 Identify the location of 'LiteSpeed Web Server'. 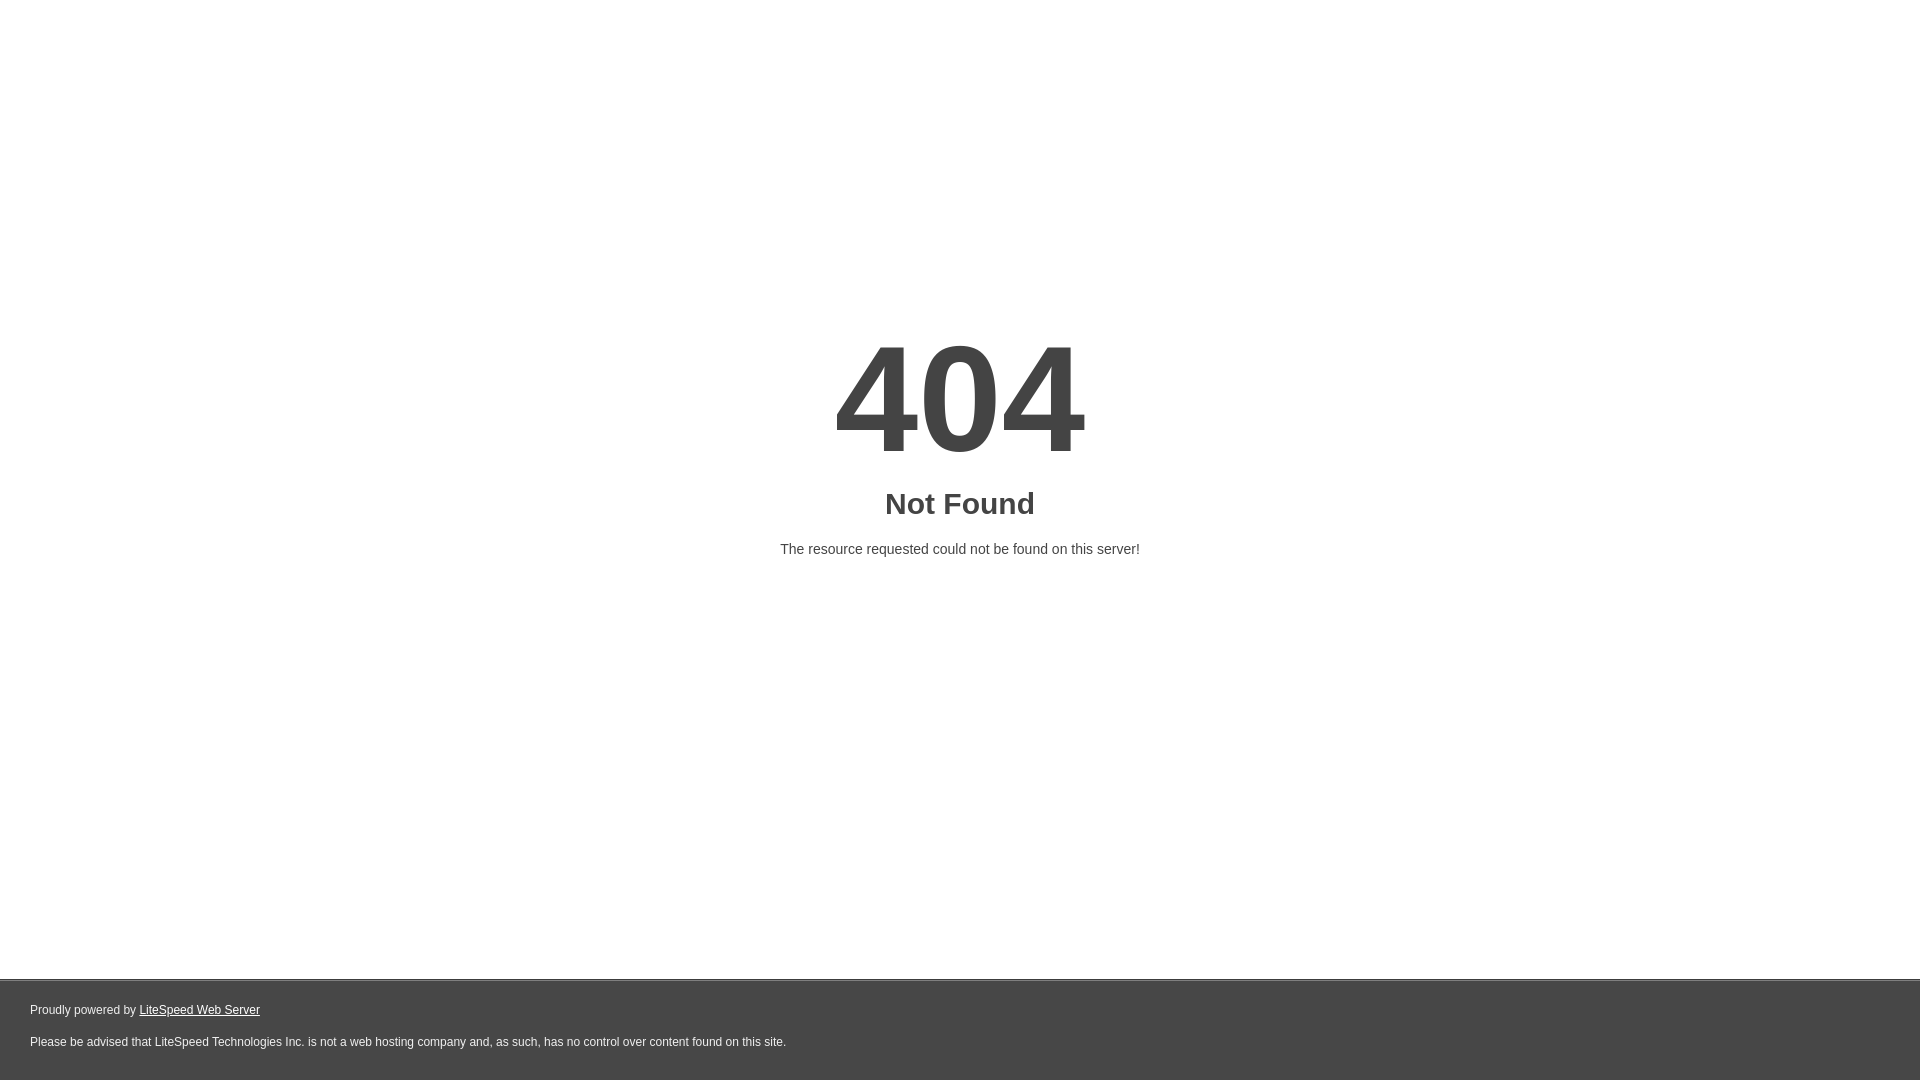
(199, 1010).